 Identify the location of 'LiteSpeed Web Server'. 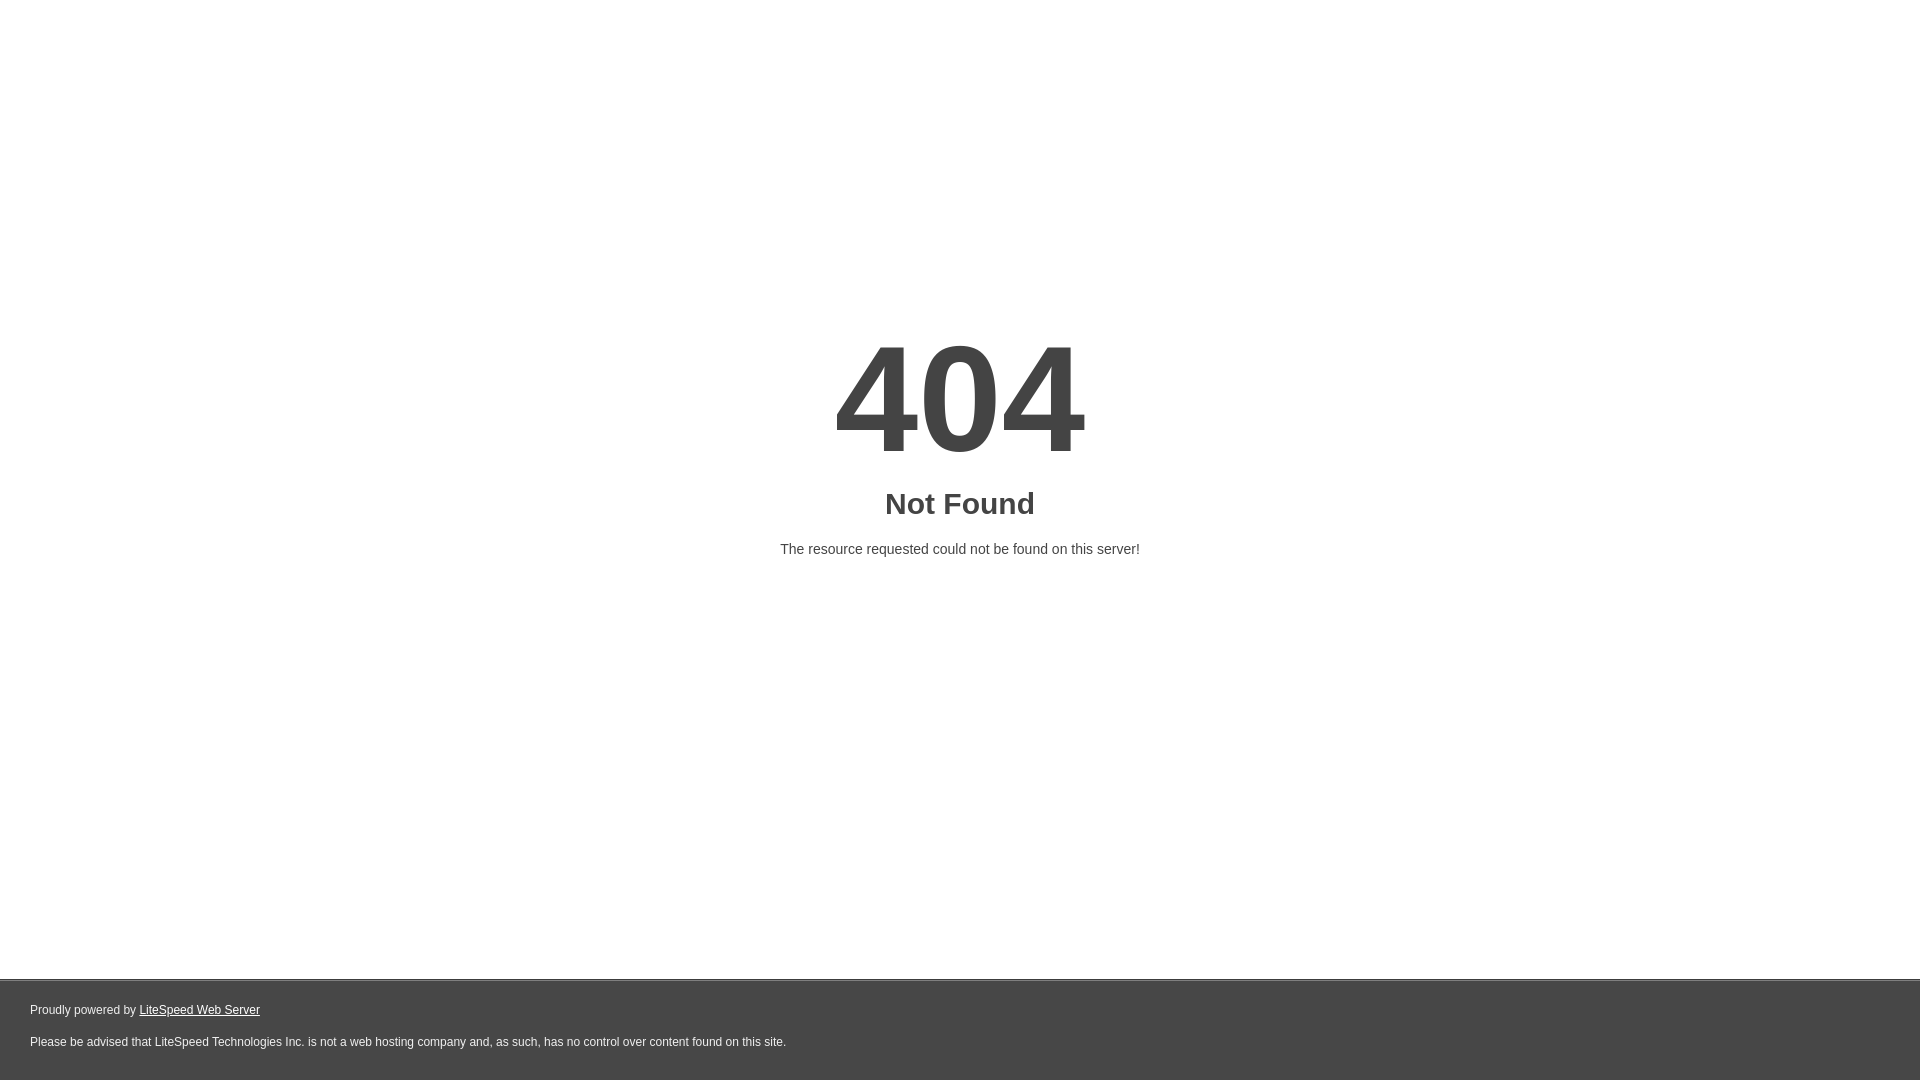
(199, 1010).